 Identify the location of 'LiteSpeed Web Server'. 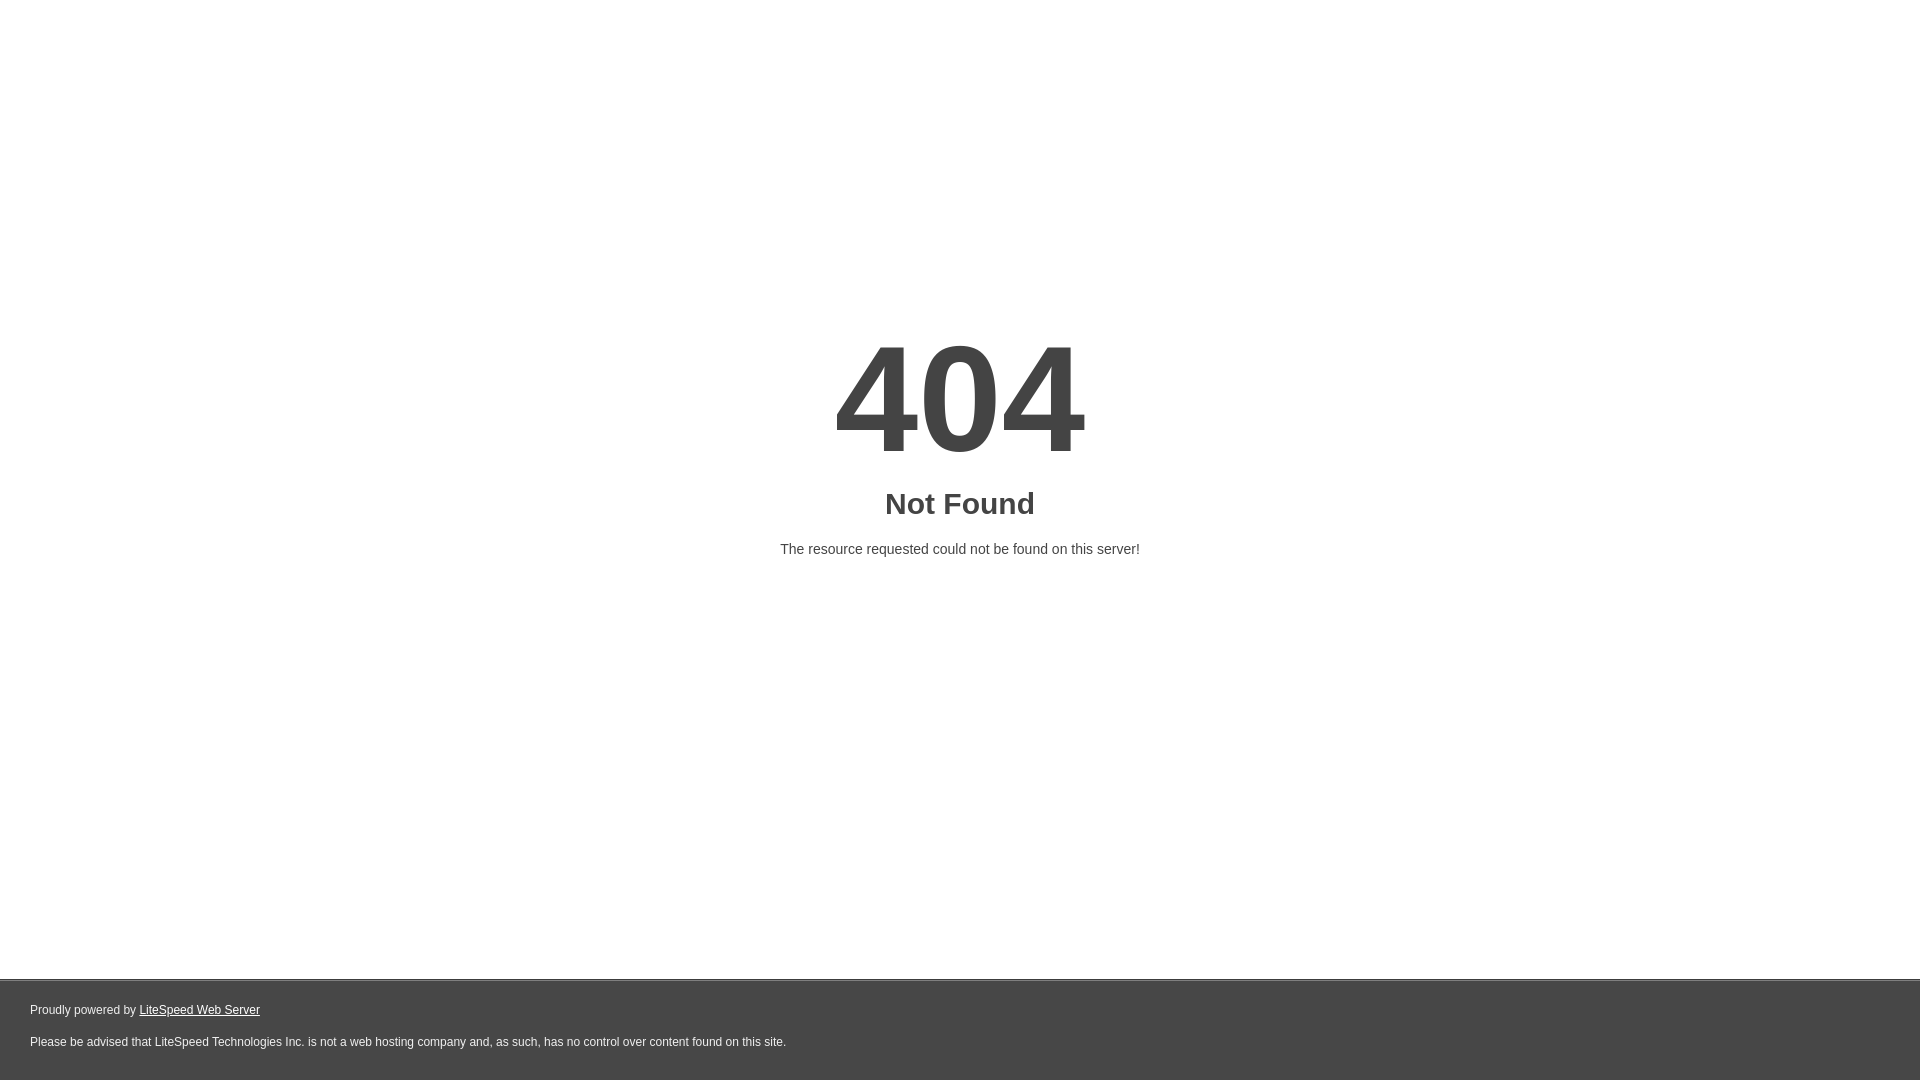
(199, 1010).